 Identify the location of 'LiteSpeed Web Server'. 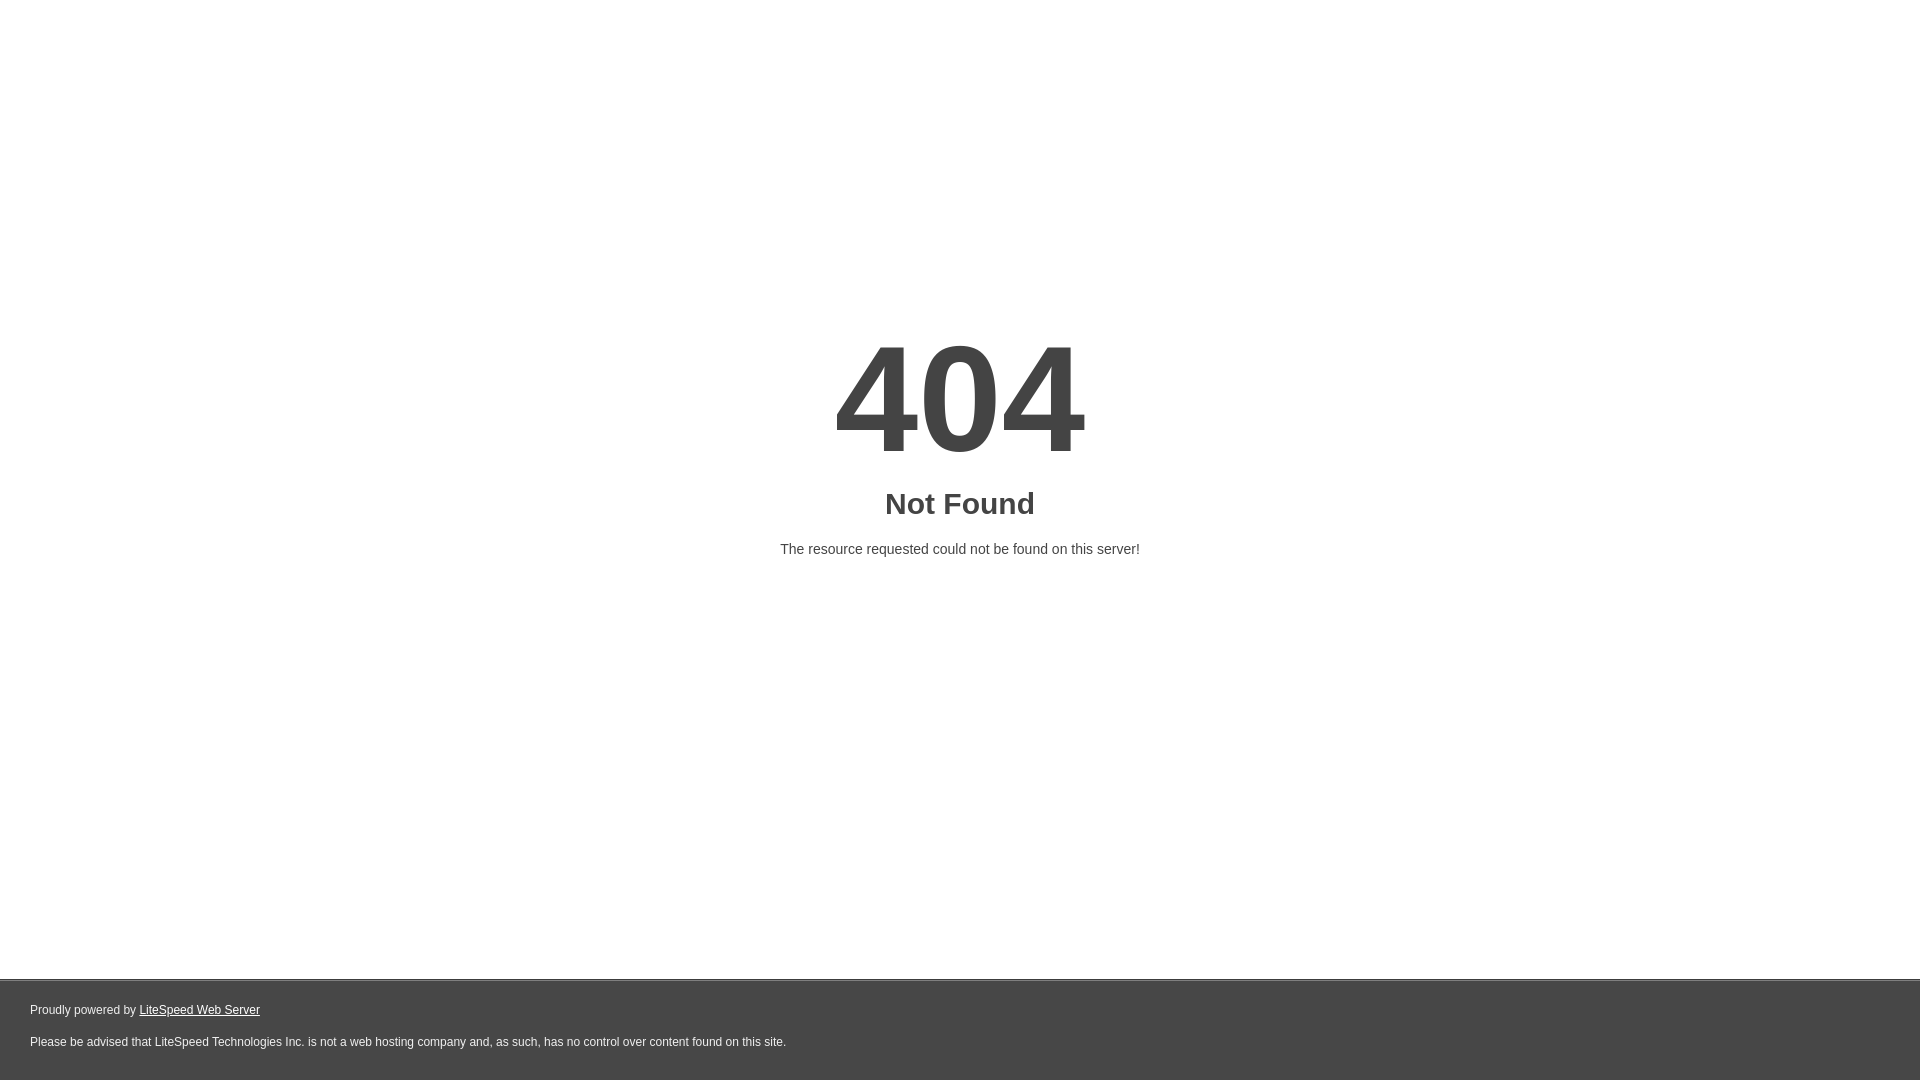
(199, 1010).